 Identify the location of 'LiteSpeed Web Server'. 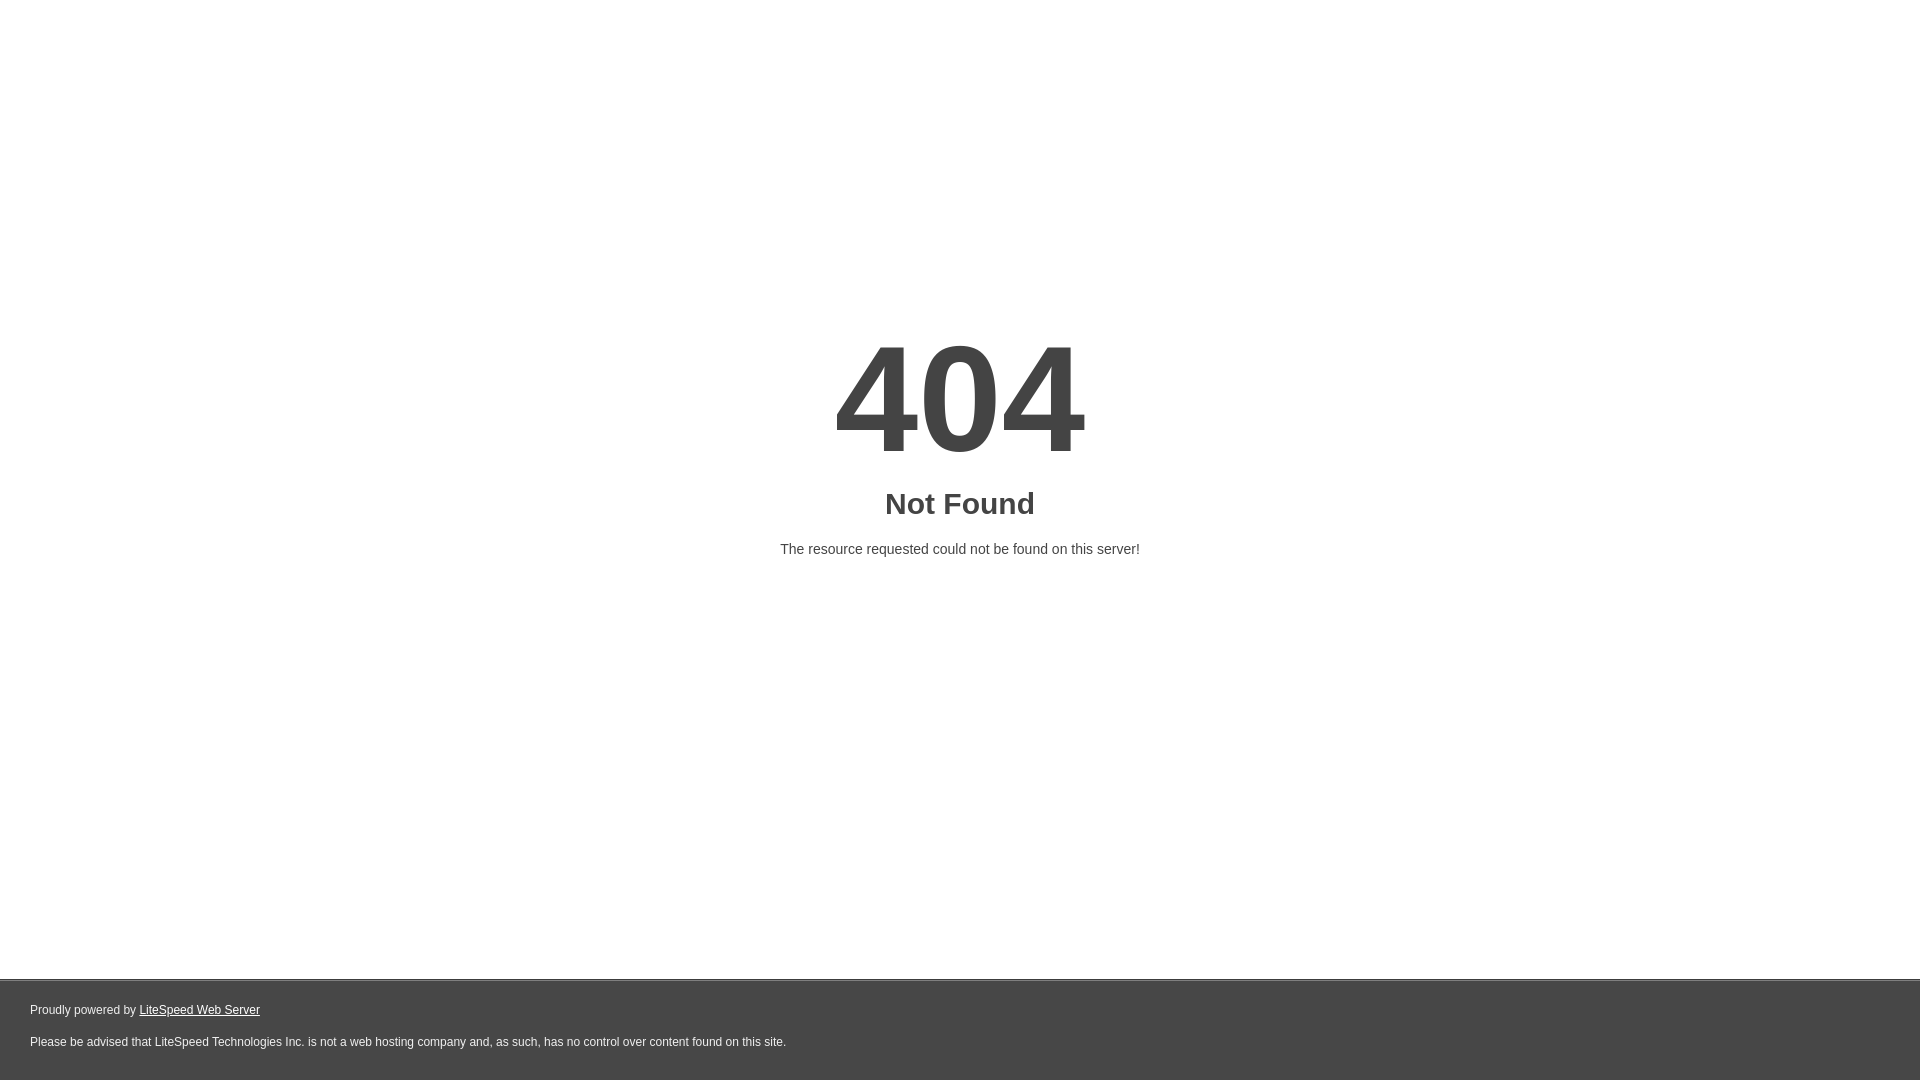
(199, 1010).